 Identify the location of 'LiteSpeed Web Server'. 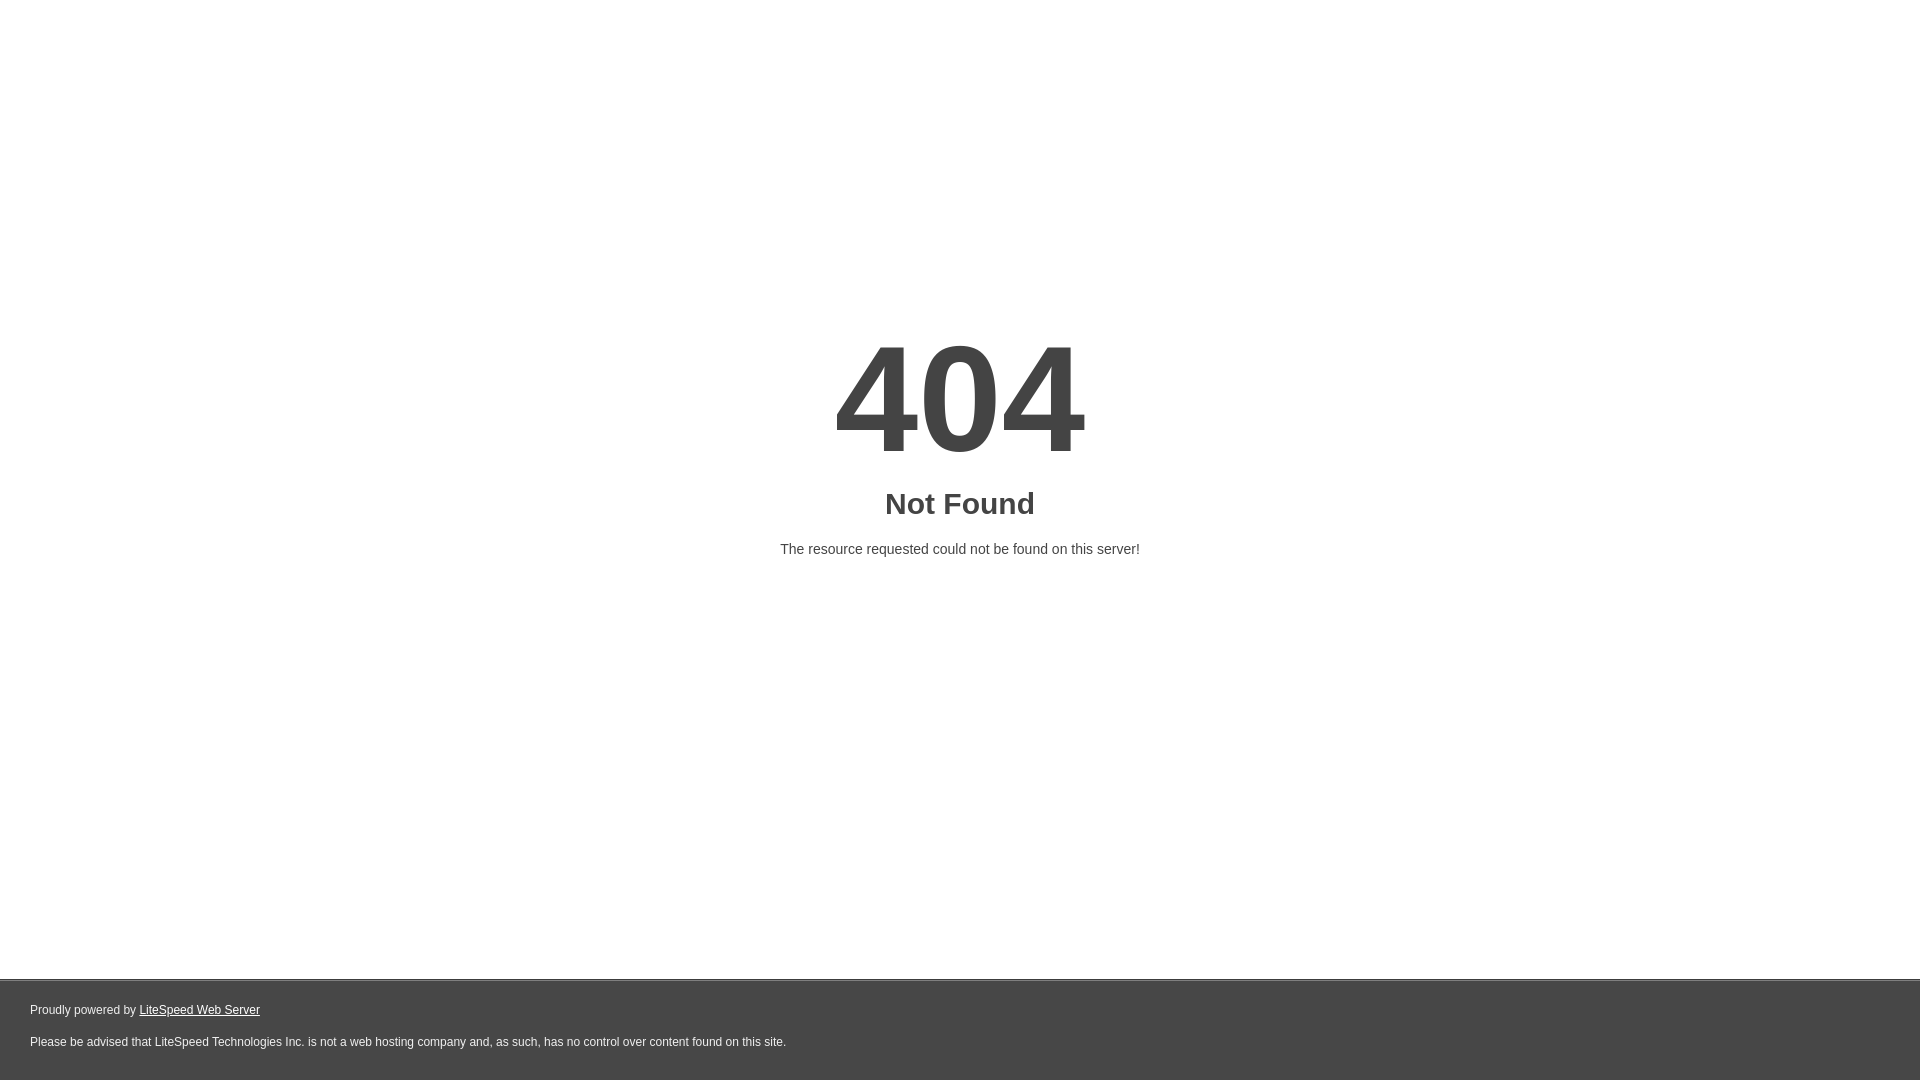
(199, 1010).